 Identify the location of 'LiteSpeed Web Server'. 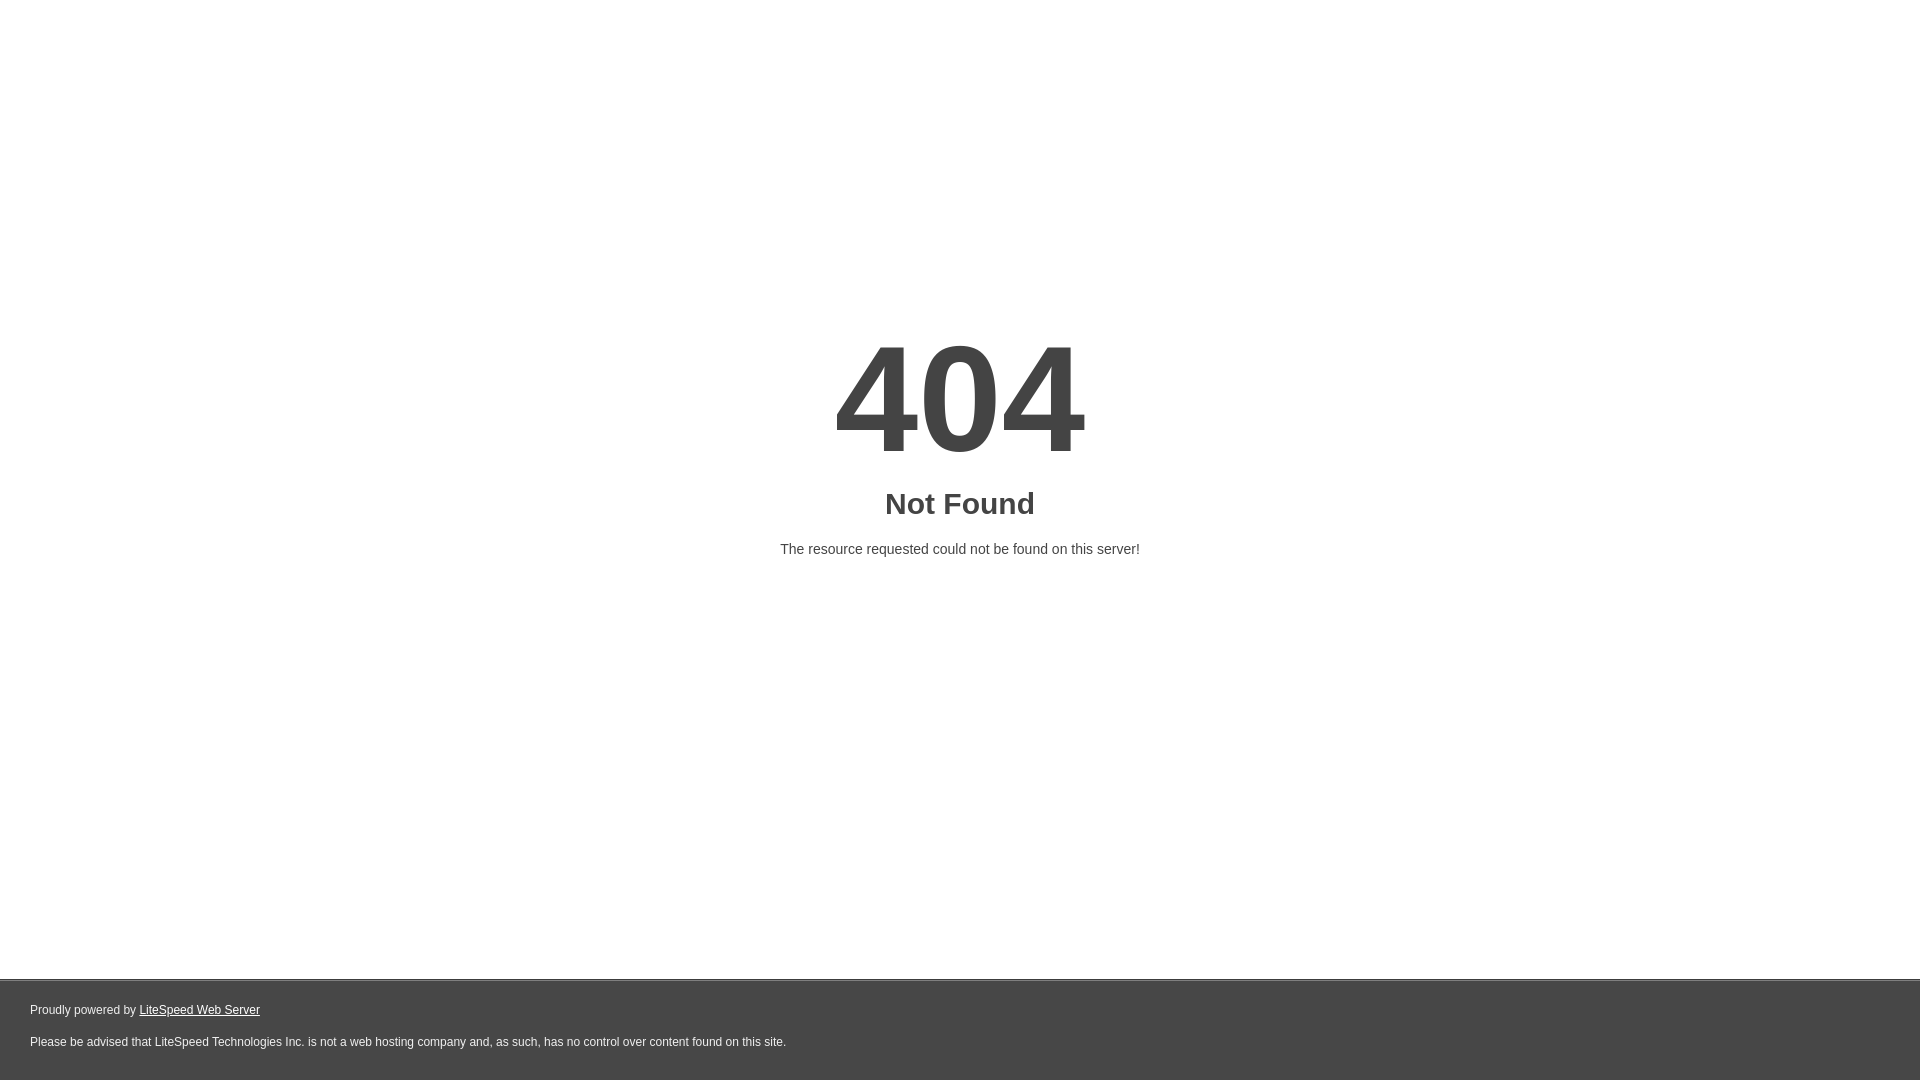
(199, 1010).